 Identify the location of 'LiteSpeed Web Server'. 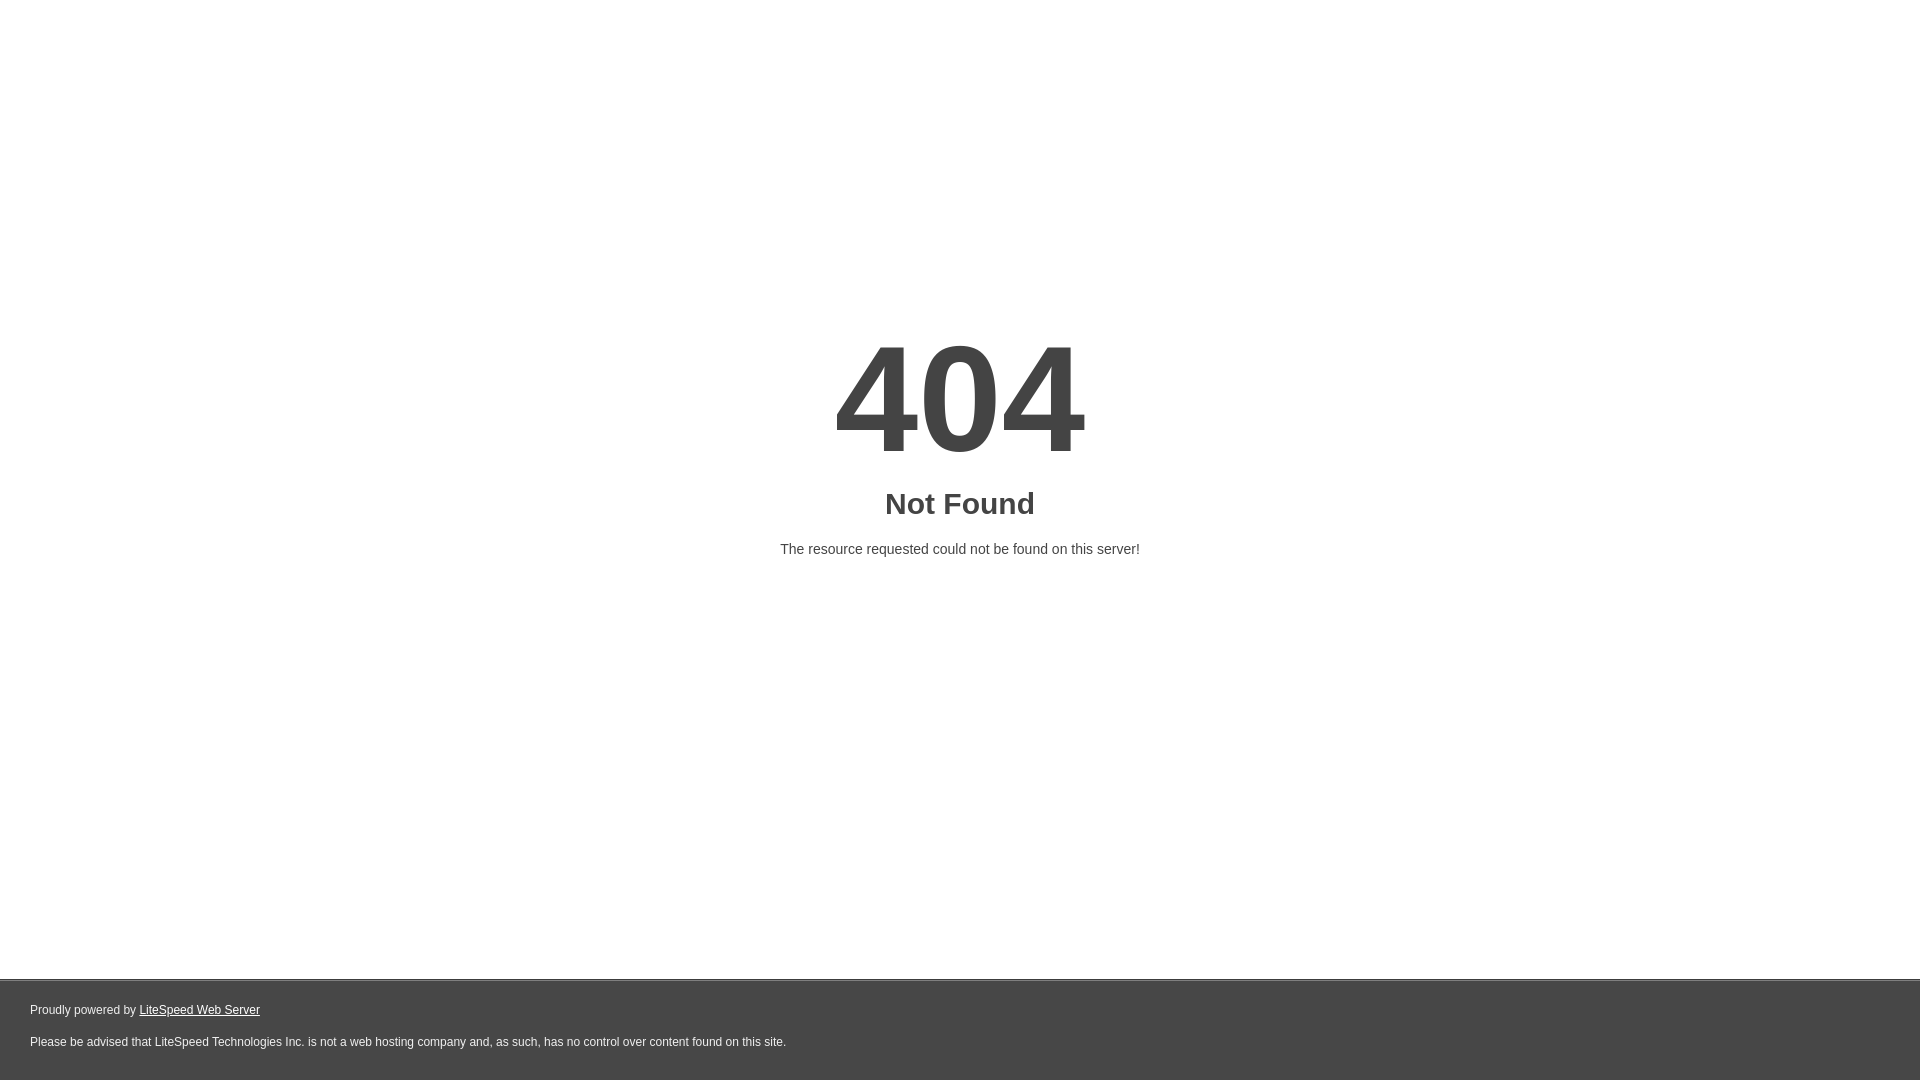
(199, 1010).